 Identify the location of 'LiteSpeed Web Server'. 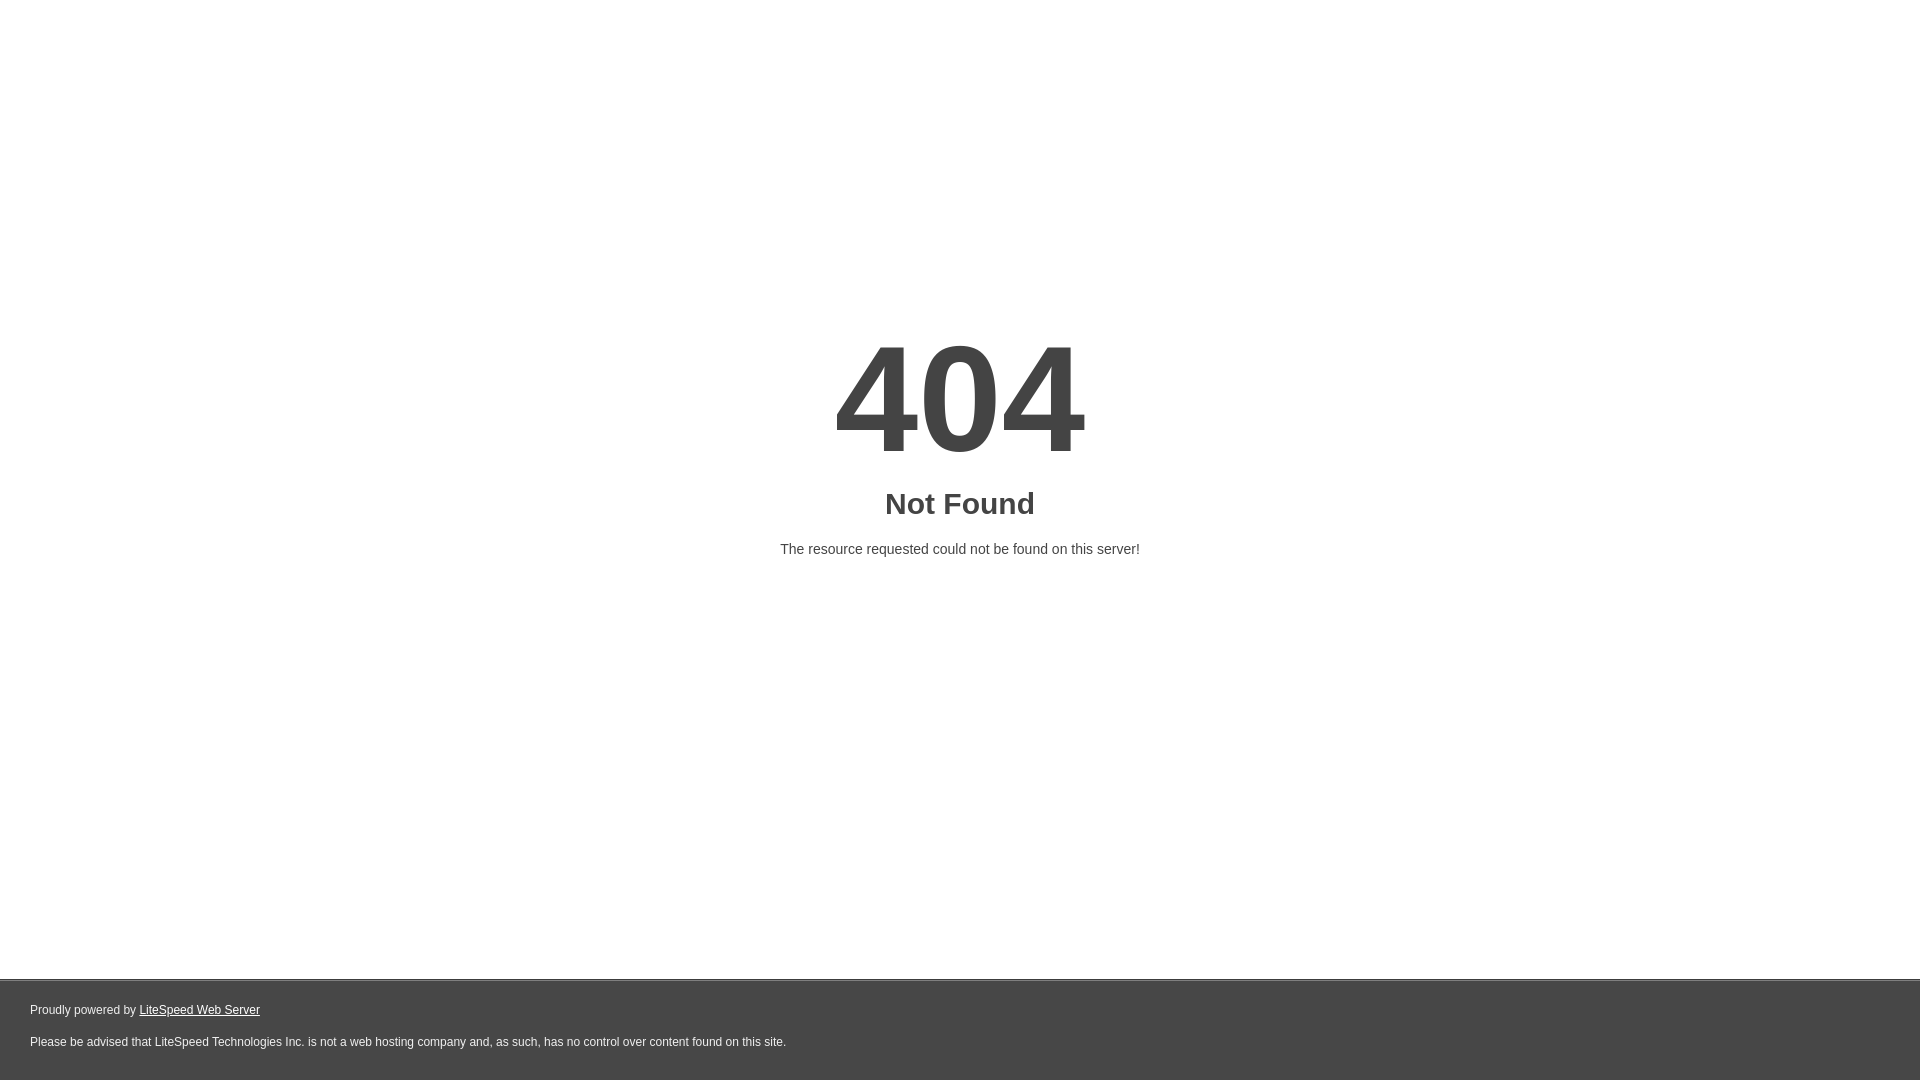
(199, 1010).